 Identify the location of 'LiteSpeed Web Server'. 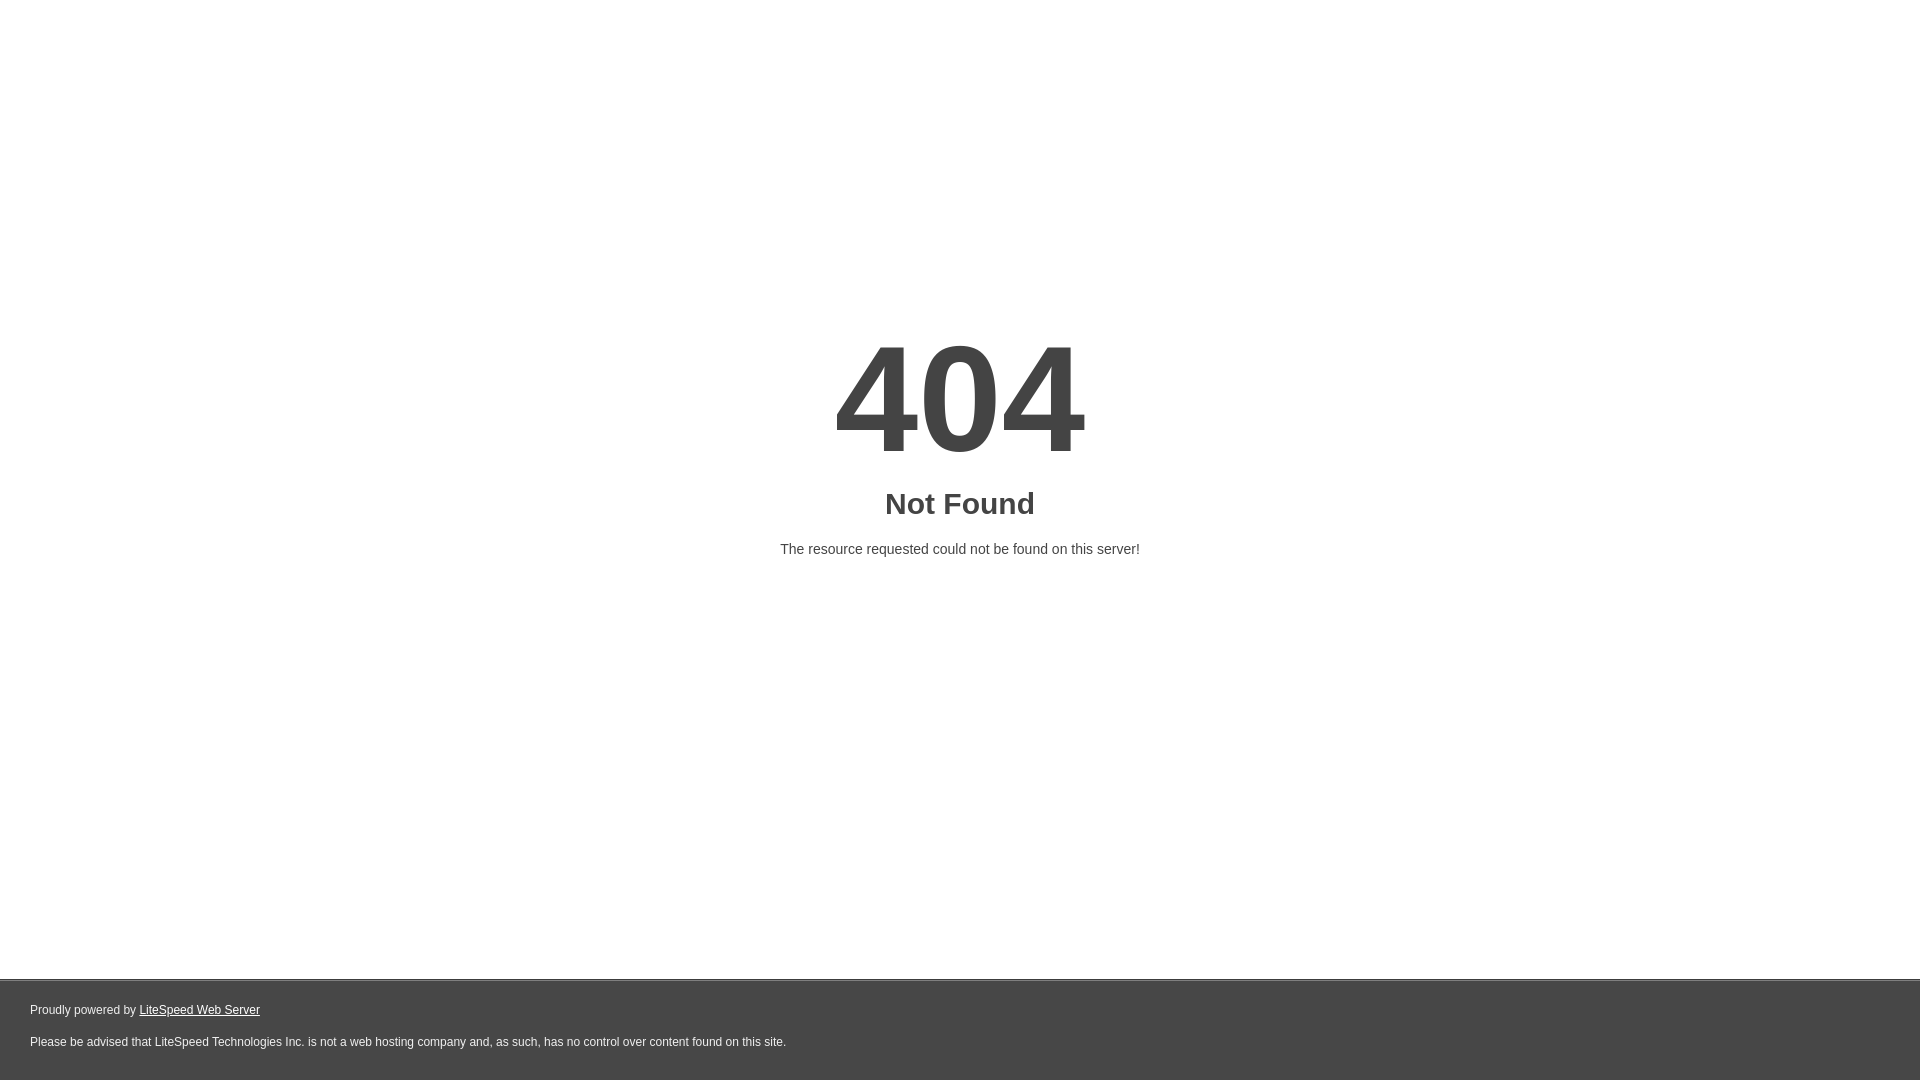
(199, 1010).